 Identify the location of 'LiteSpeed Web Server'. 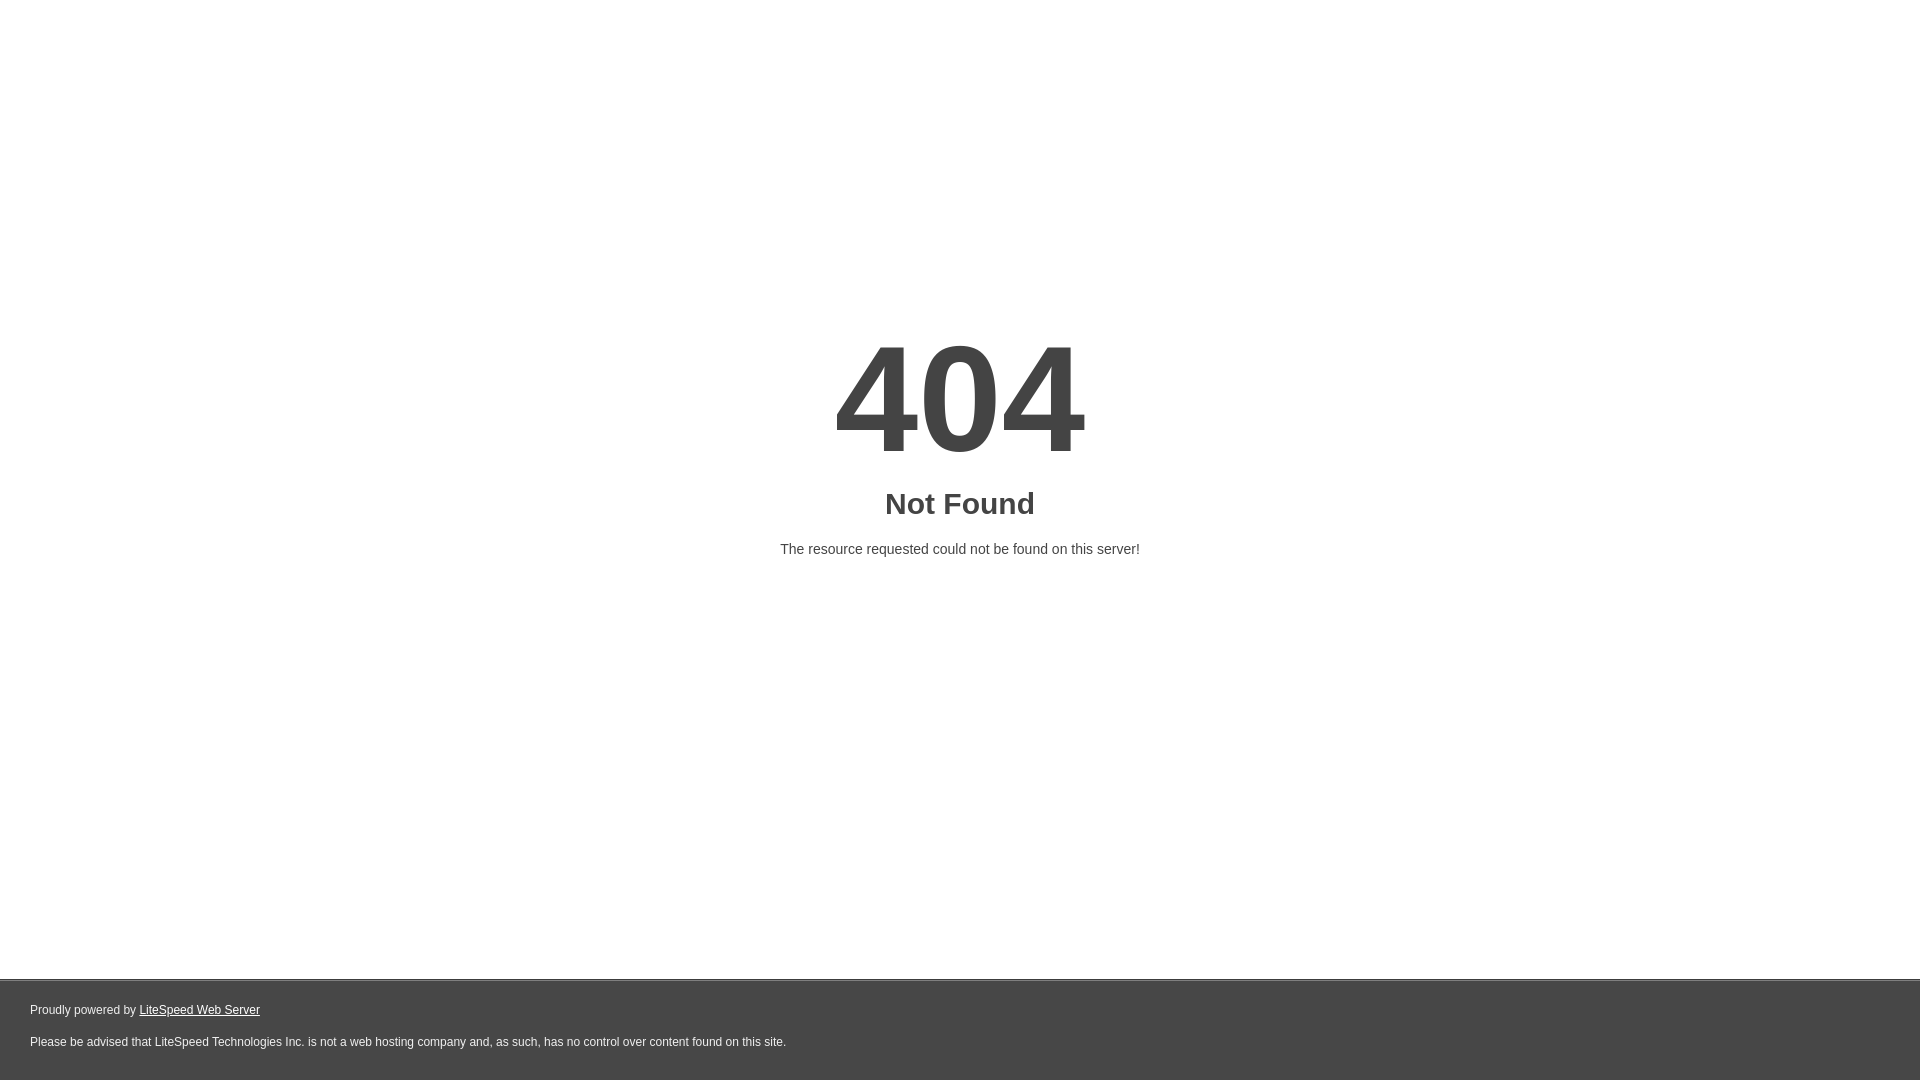
(199, 1010).